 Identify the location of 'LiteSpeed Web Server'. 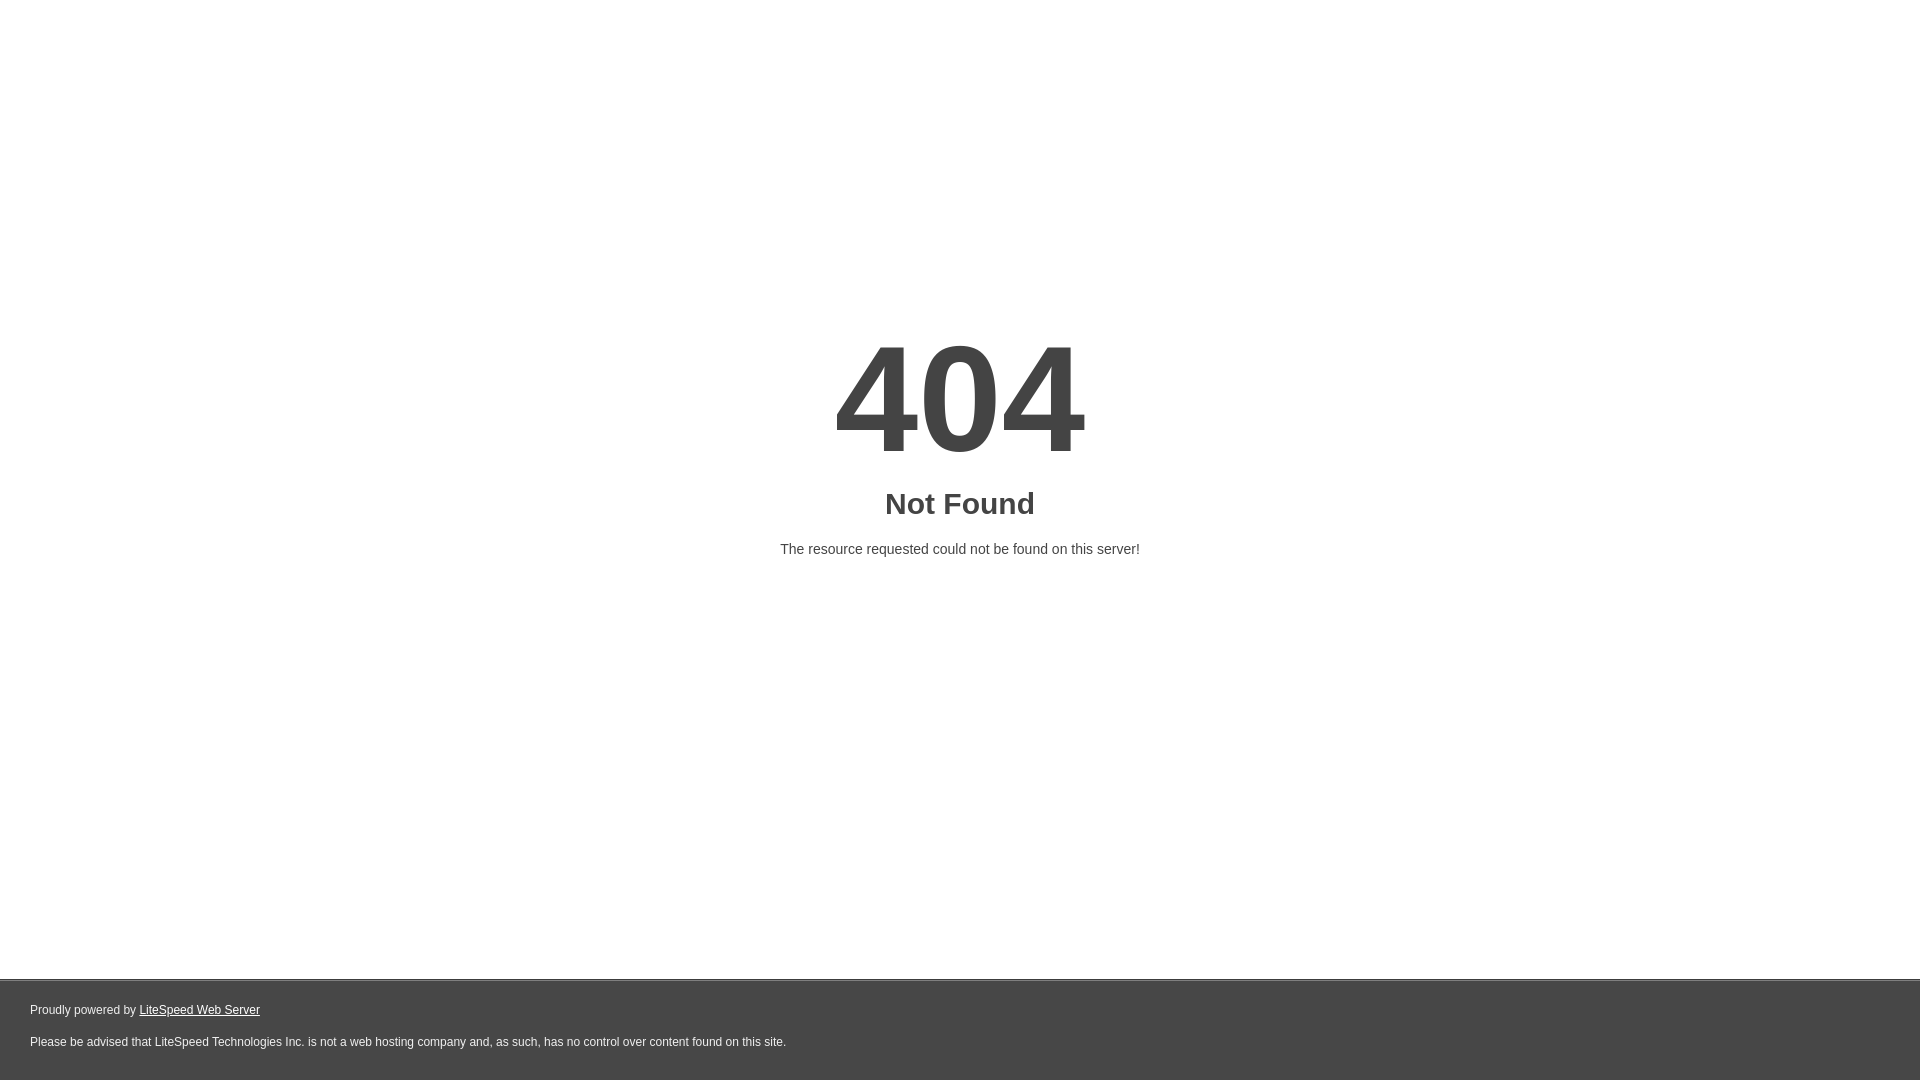
(199, 1010).